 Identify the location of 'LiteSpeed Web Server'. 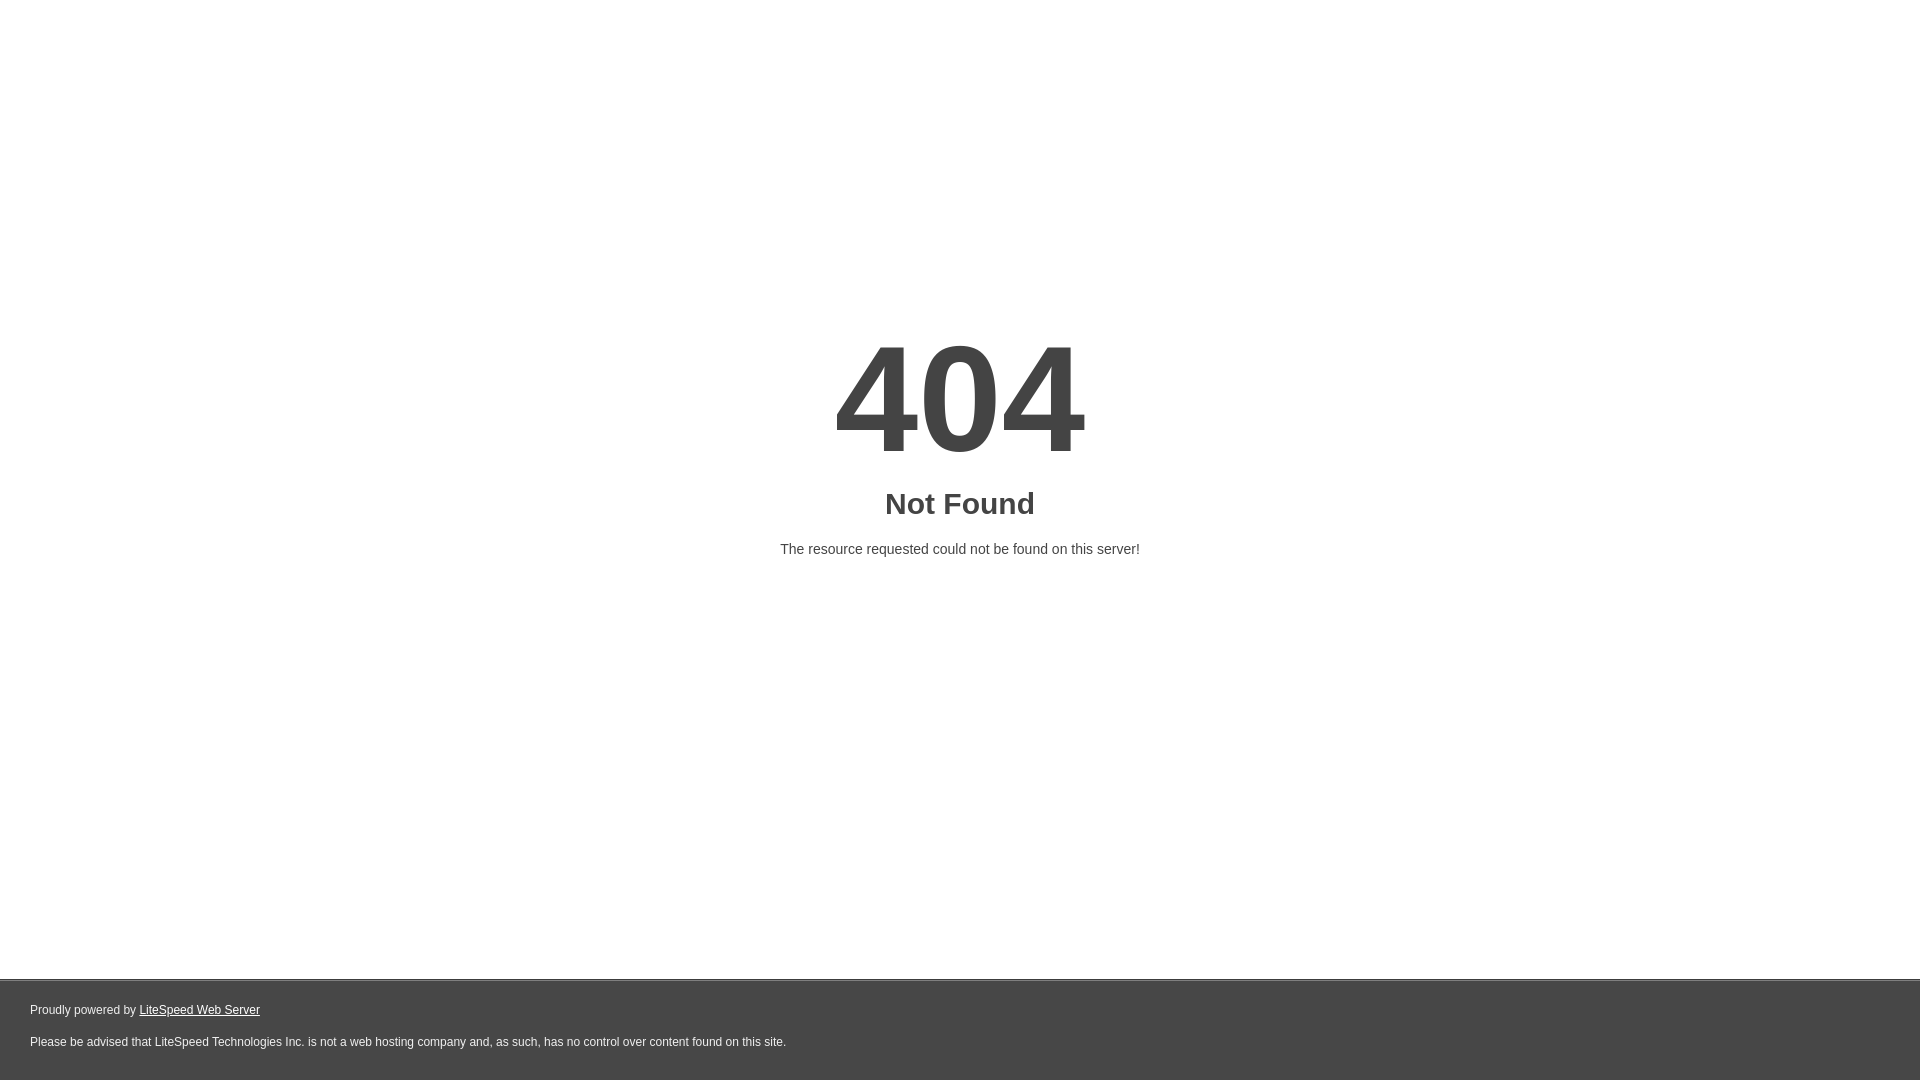
(199, 1010).